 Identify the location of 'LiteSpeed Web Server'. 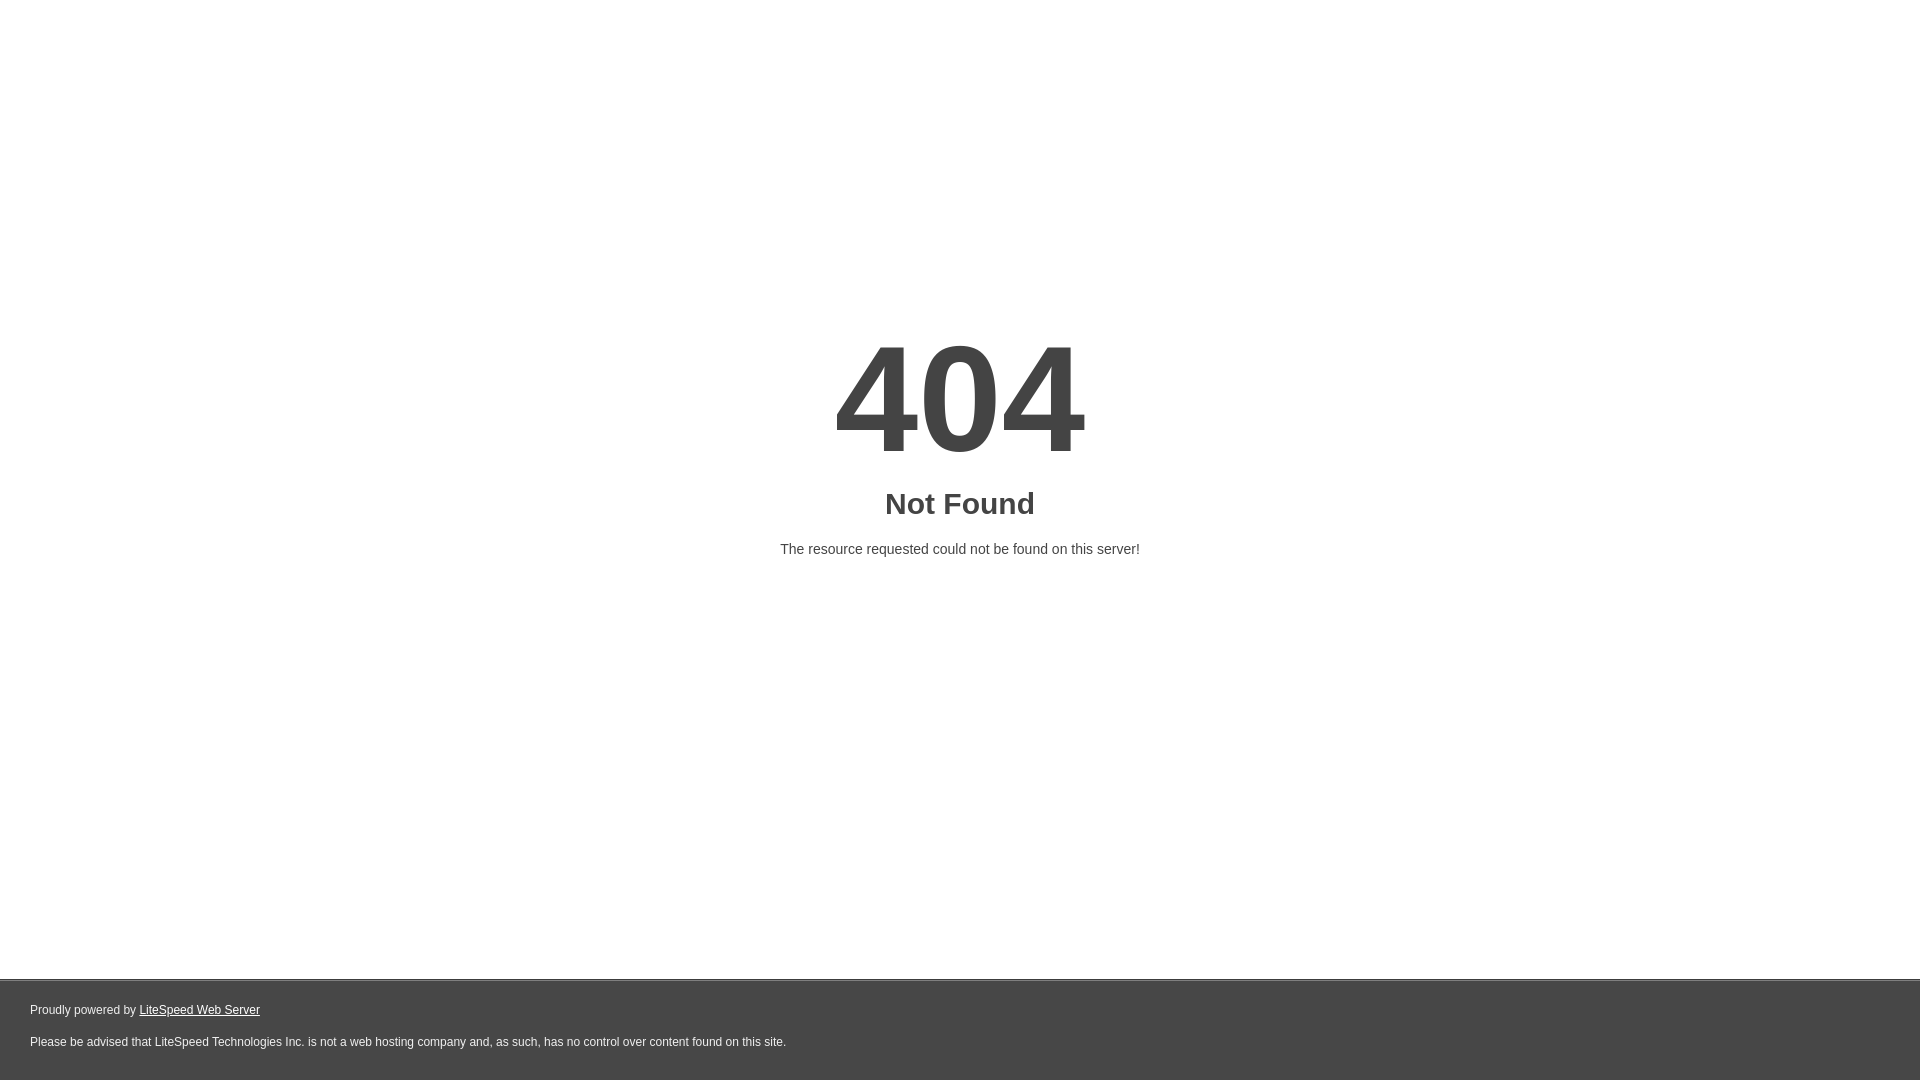
(199, 1010).